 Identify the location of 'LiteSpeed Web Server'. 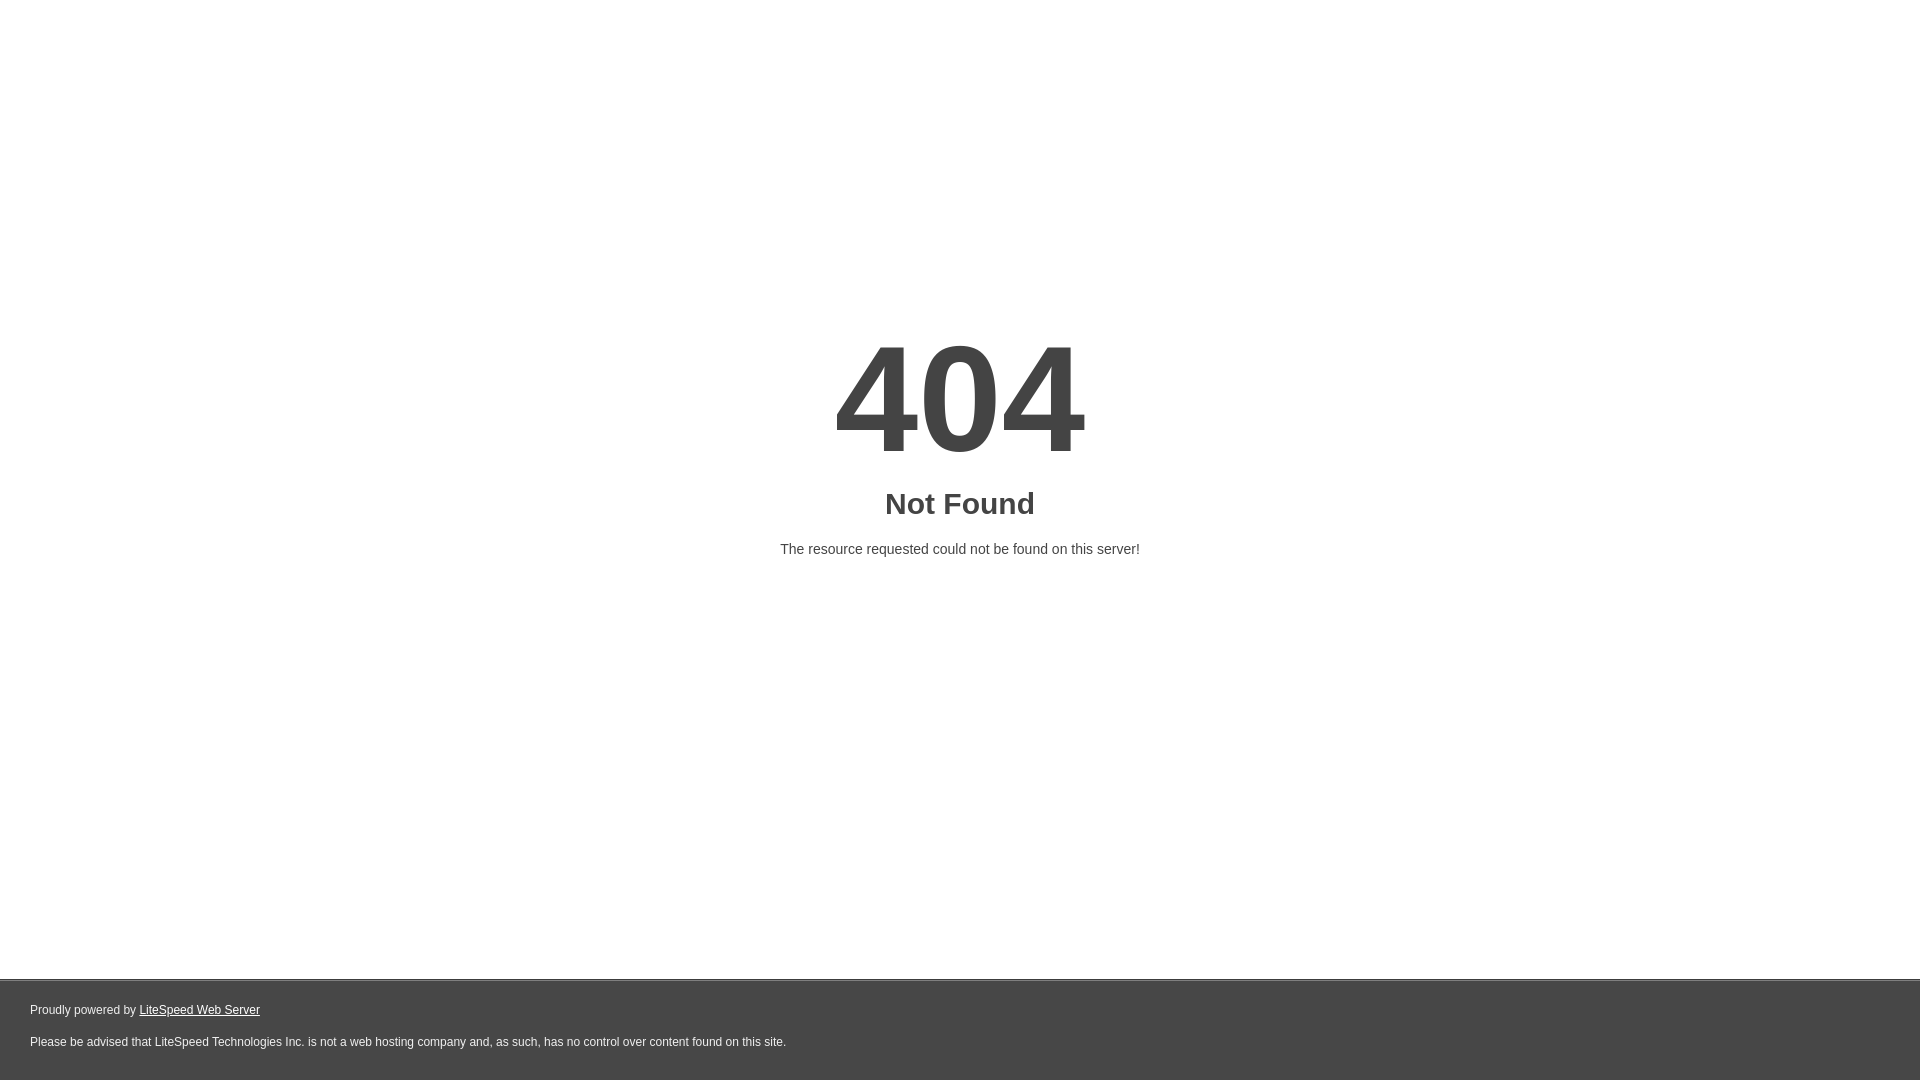
(199, 1010).